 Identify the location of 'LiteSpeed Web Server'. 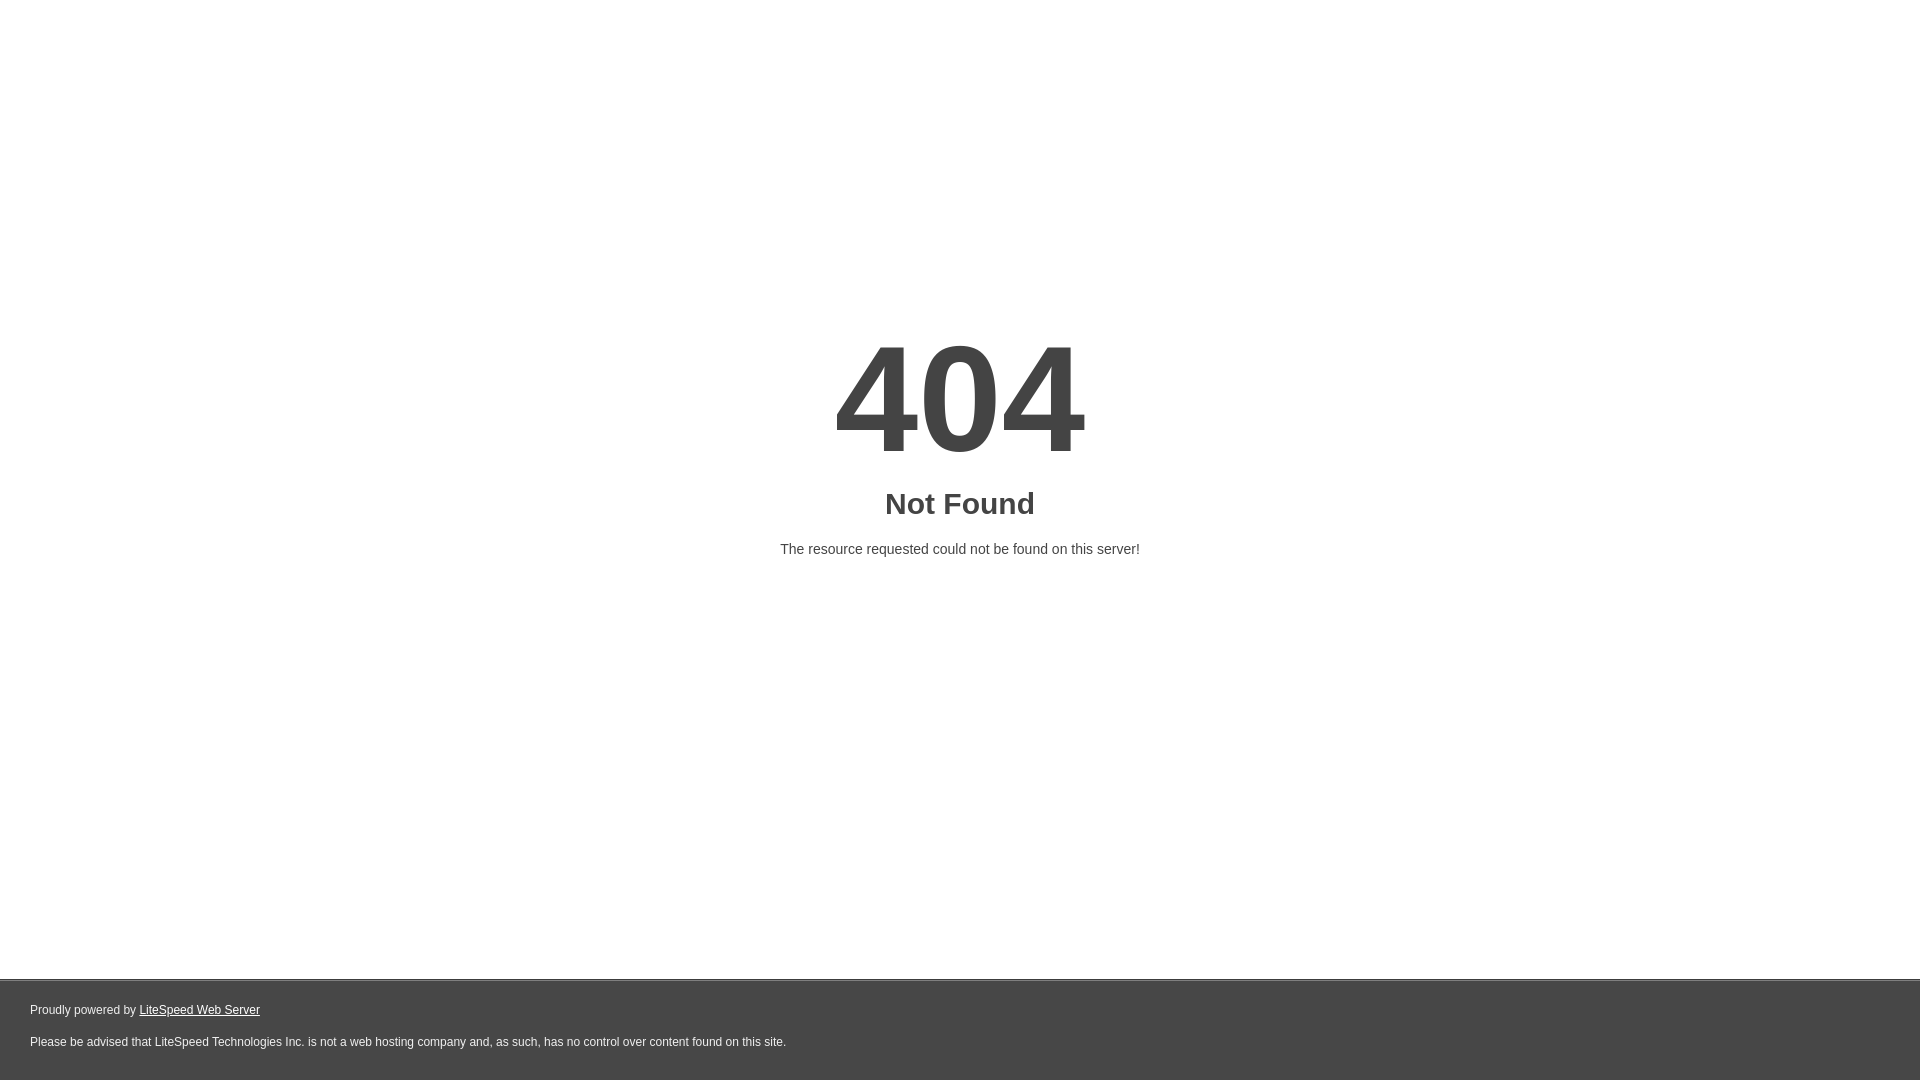
(199, 1010).